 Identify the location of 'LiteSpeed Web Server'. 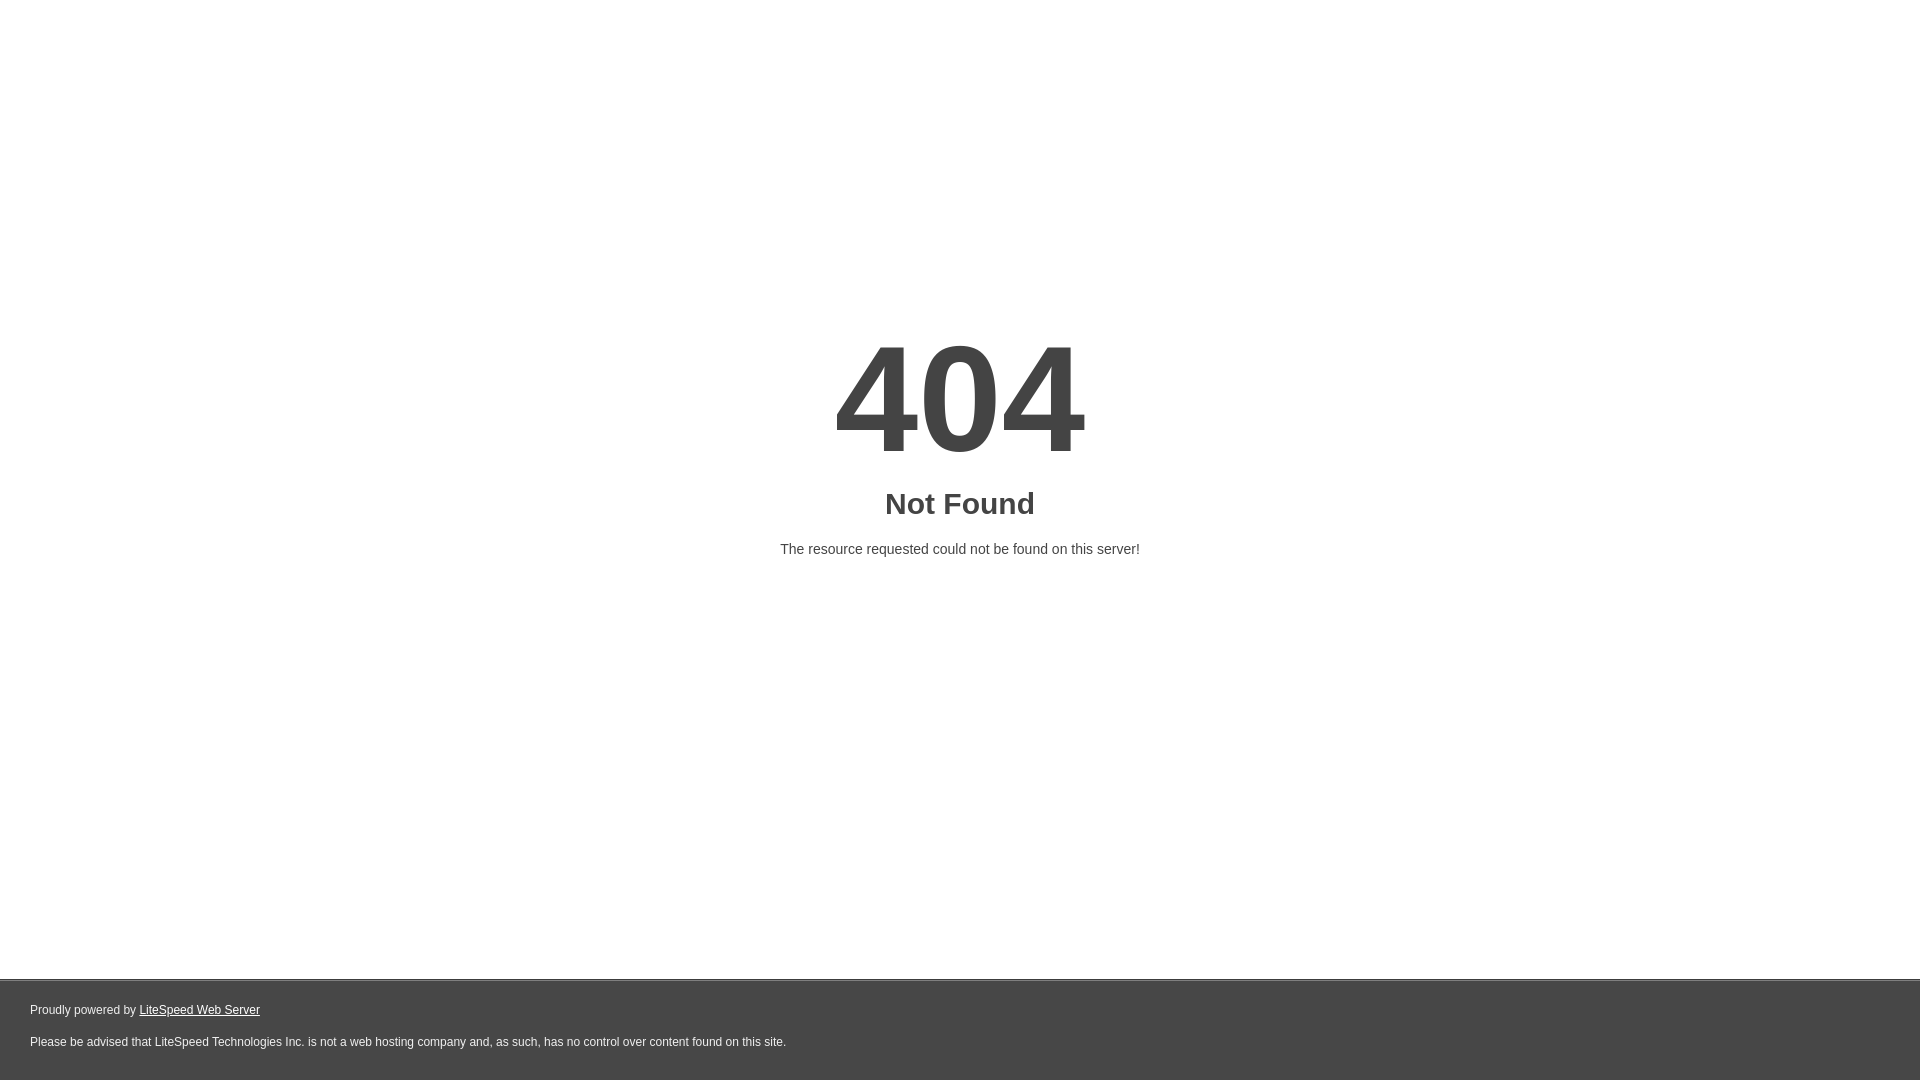
(199, 1010).